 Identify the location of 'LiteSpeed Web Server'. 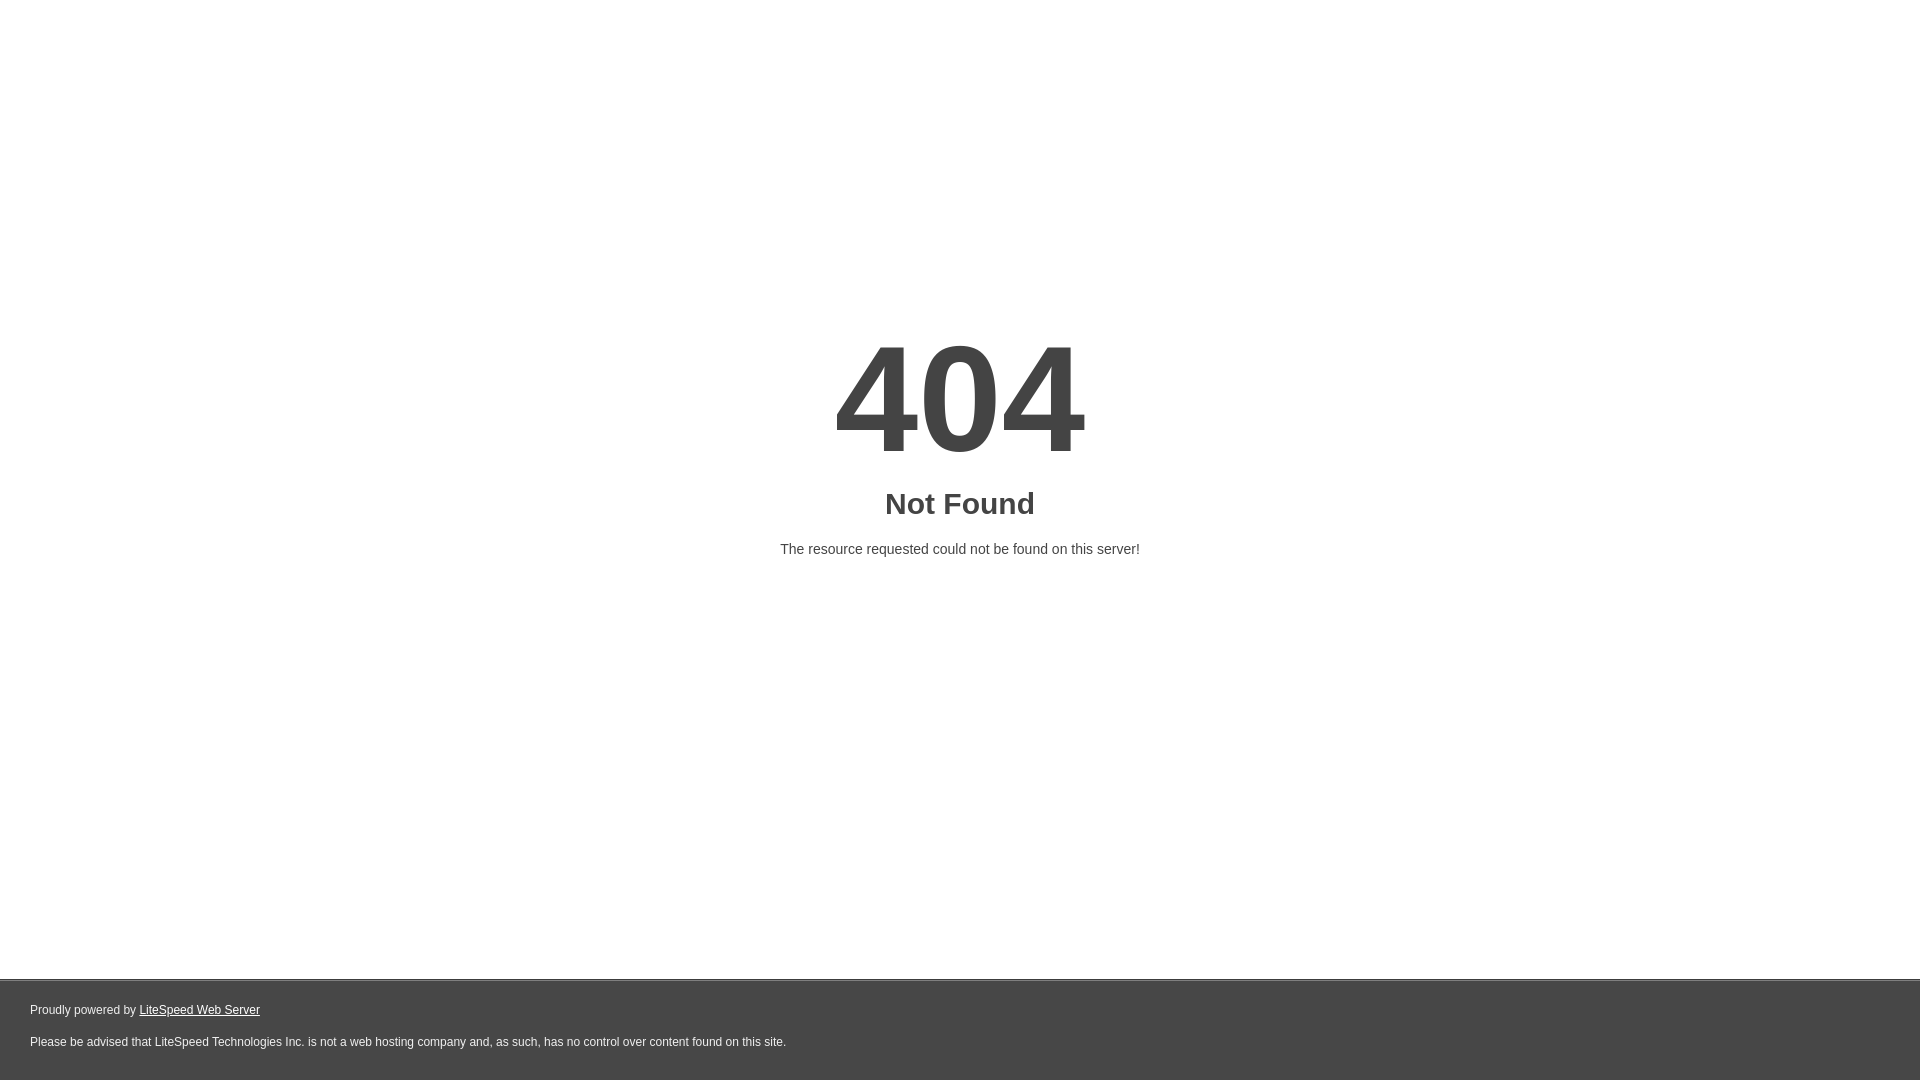
(199, 1010).